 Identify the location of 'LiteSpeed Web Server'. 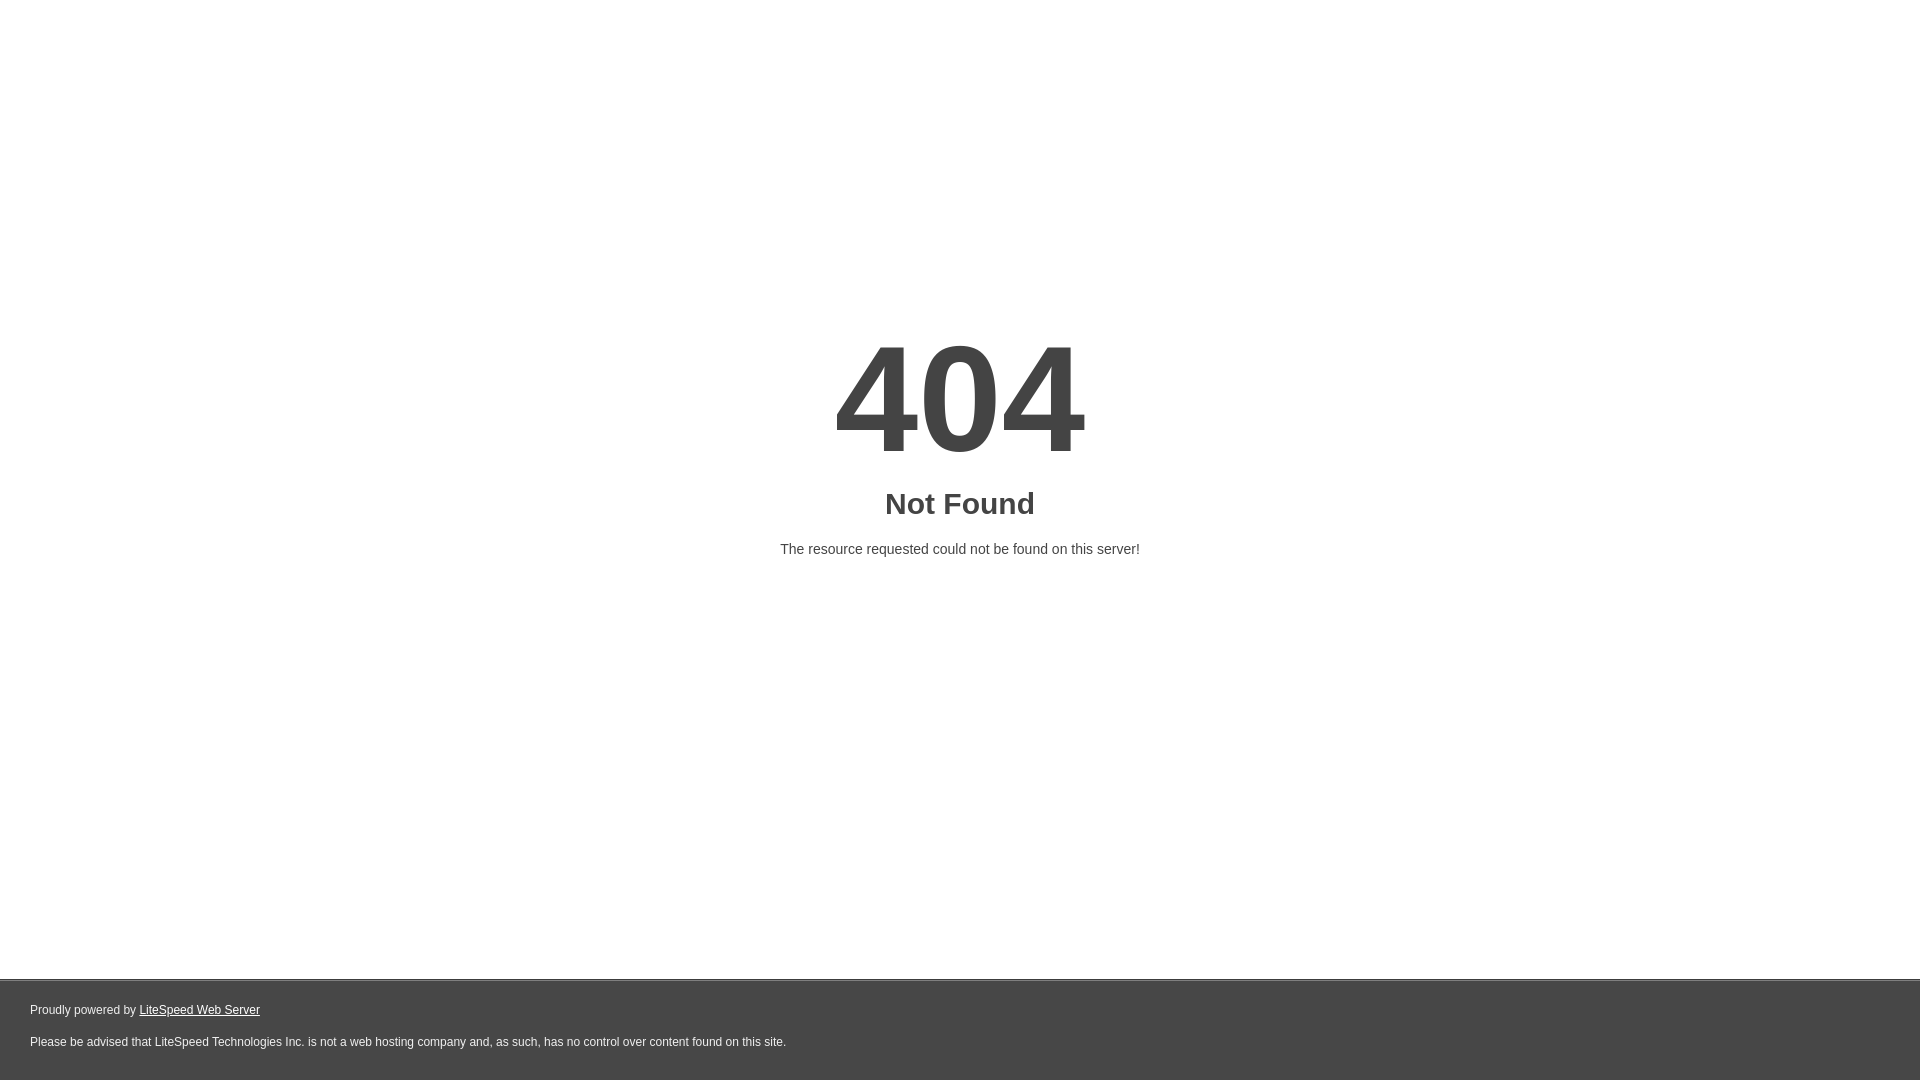
(199, 1010).